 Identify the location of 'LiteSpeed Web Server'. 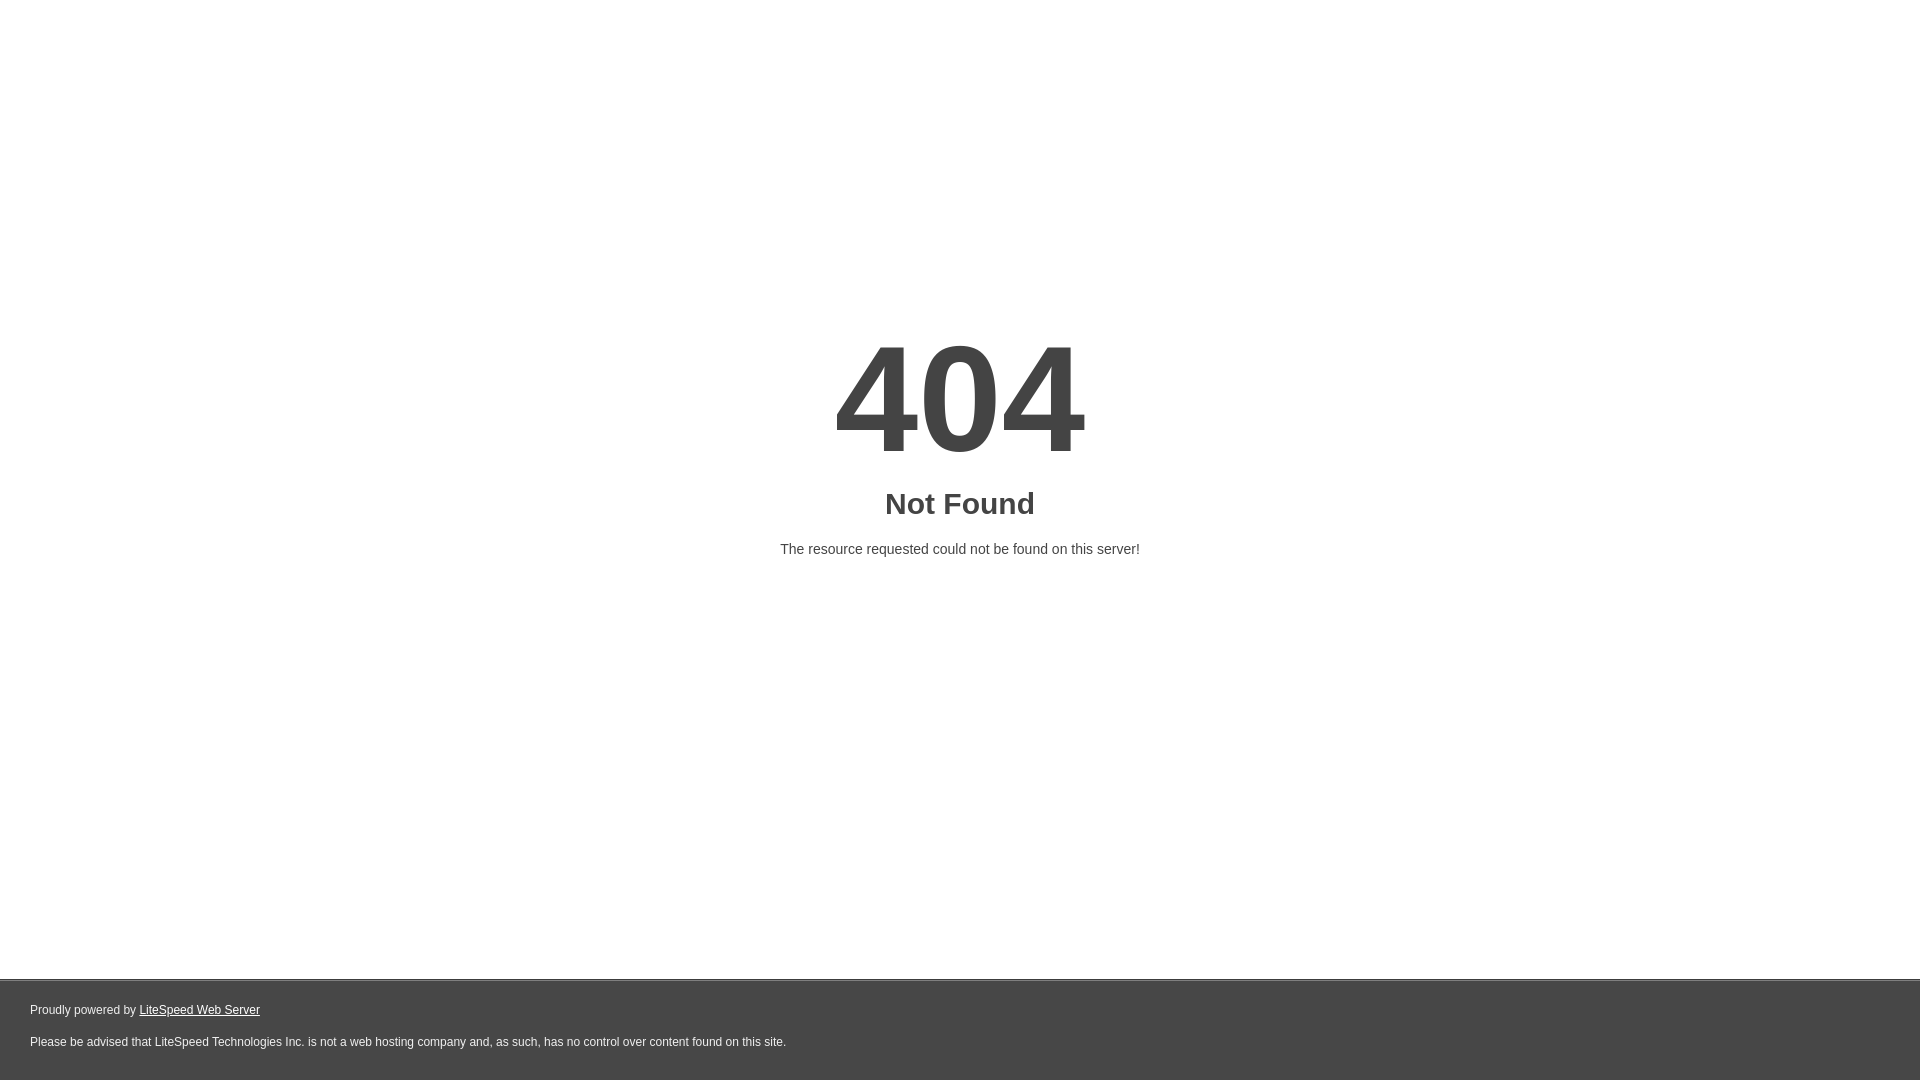
(199, 1010).